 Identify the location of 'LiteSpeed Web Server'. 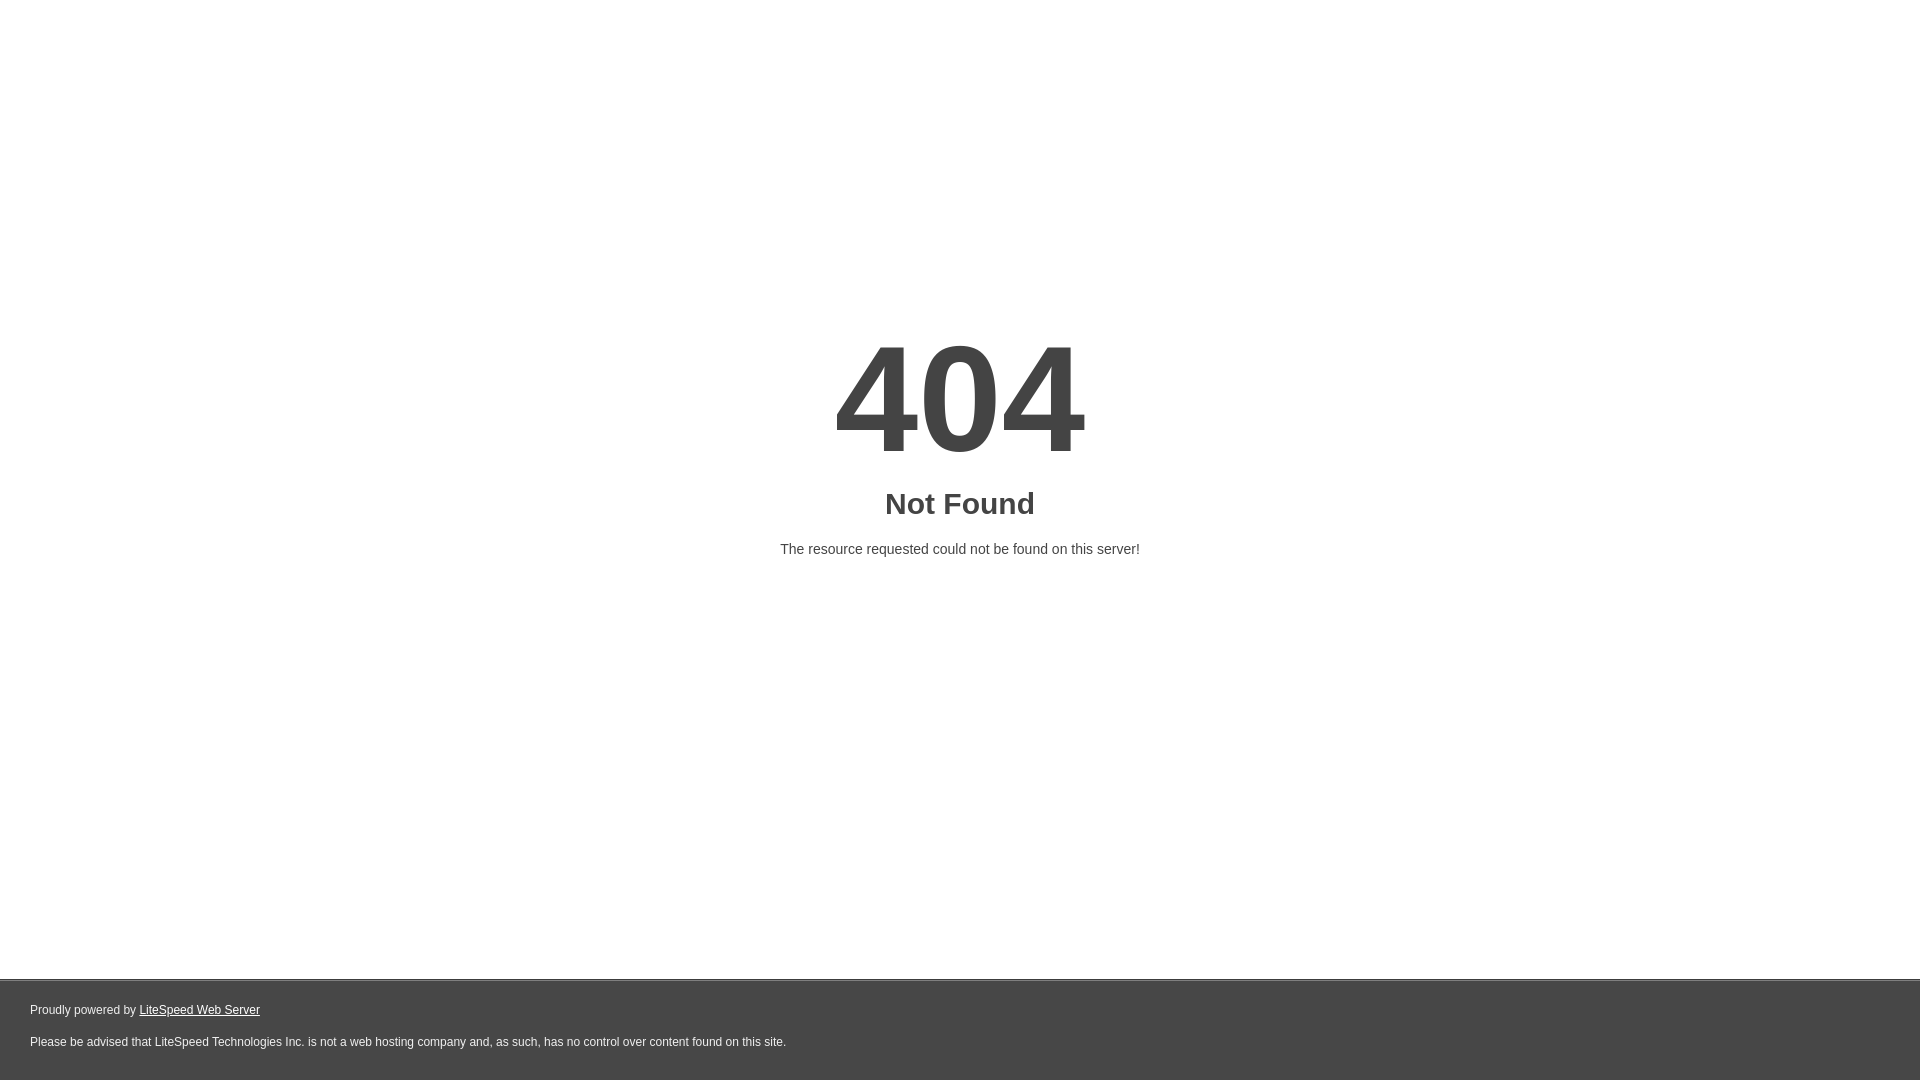
(199, 1010).